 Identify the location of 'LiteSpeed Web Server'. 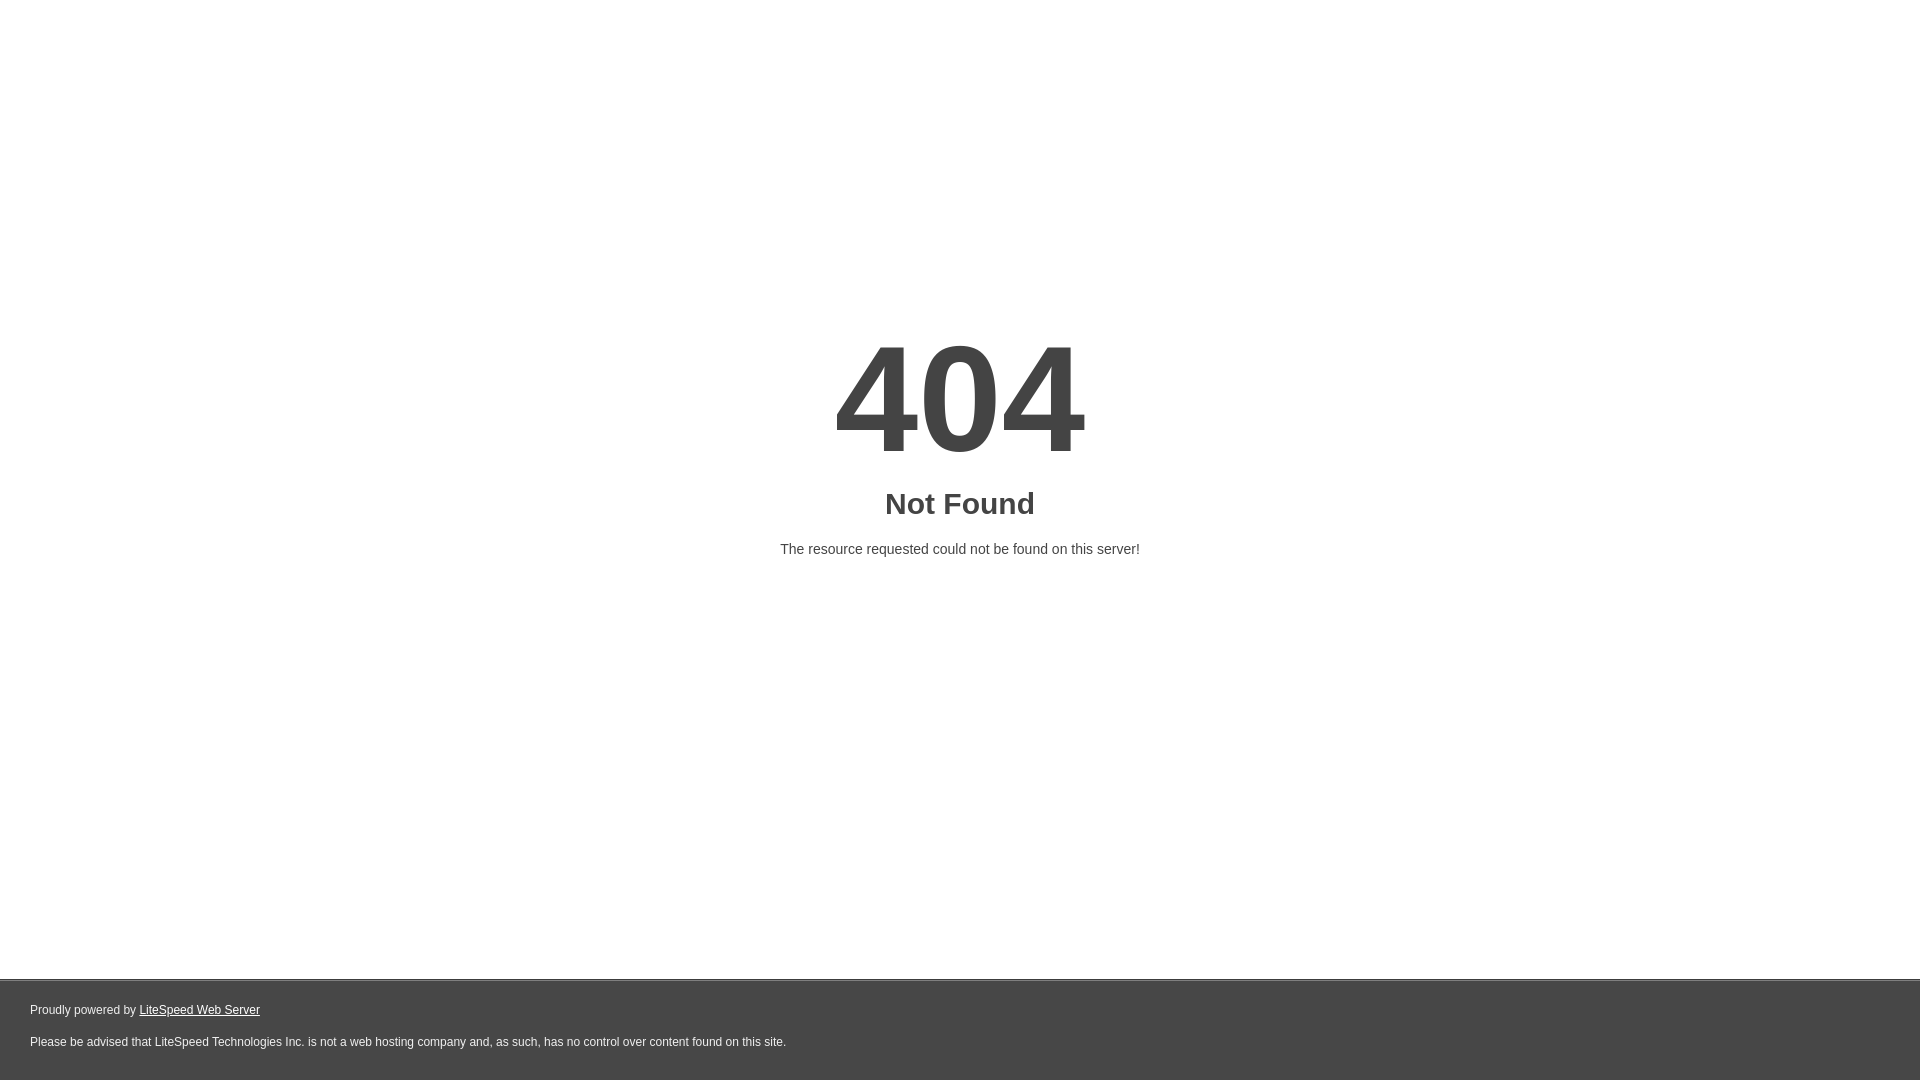
(199, 1010).